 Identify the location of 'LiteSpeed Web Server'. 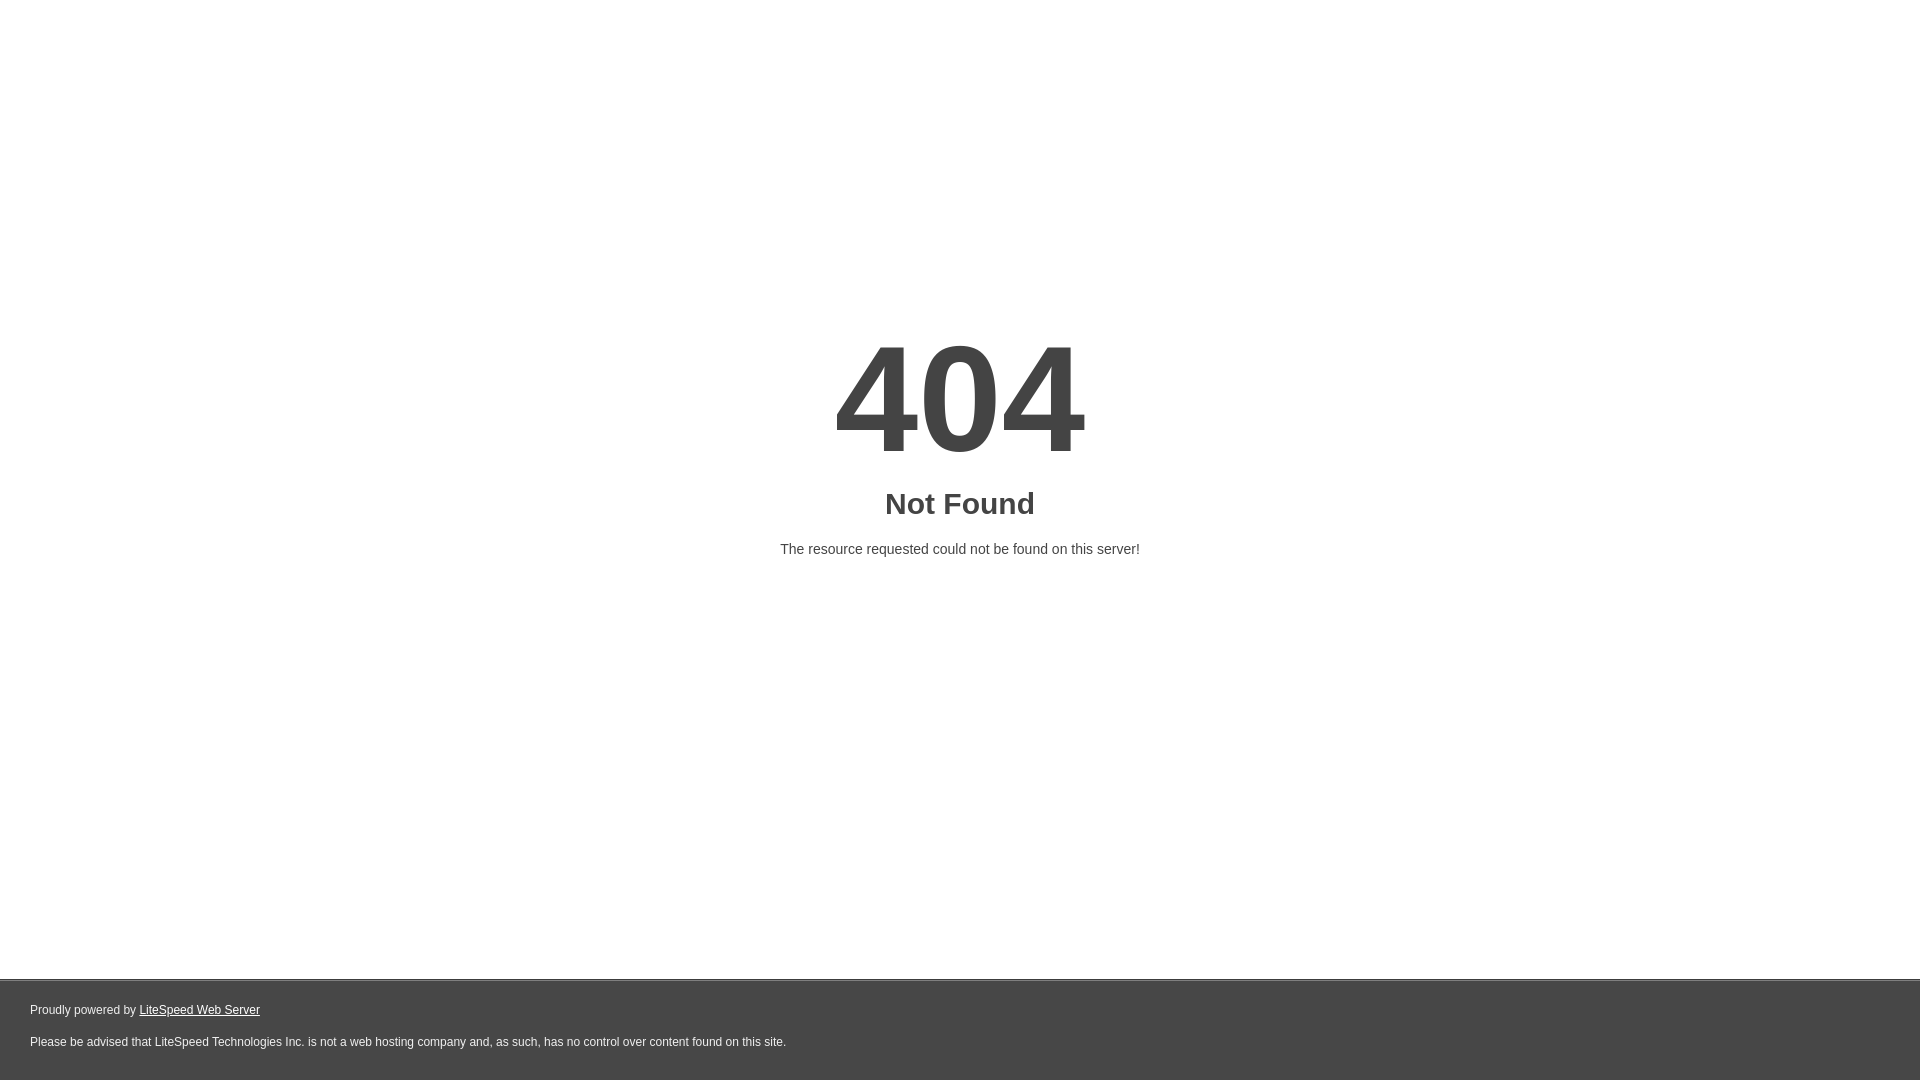
(199, 1010).